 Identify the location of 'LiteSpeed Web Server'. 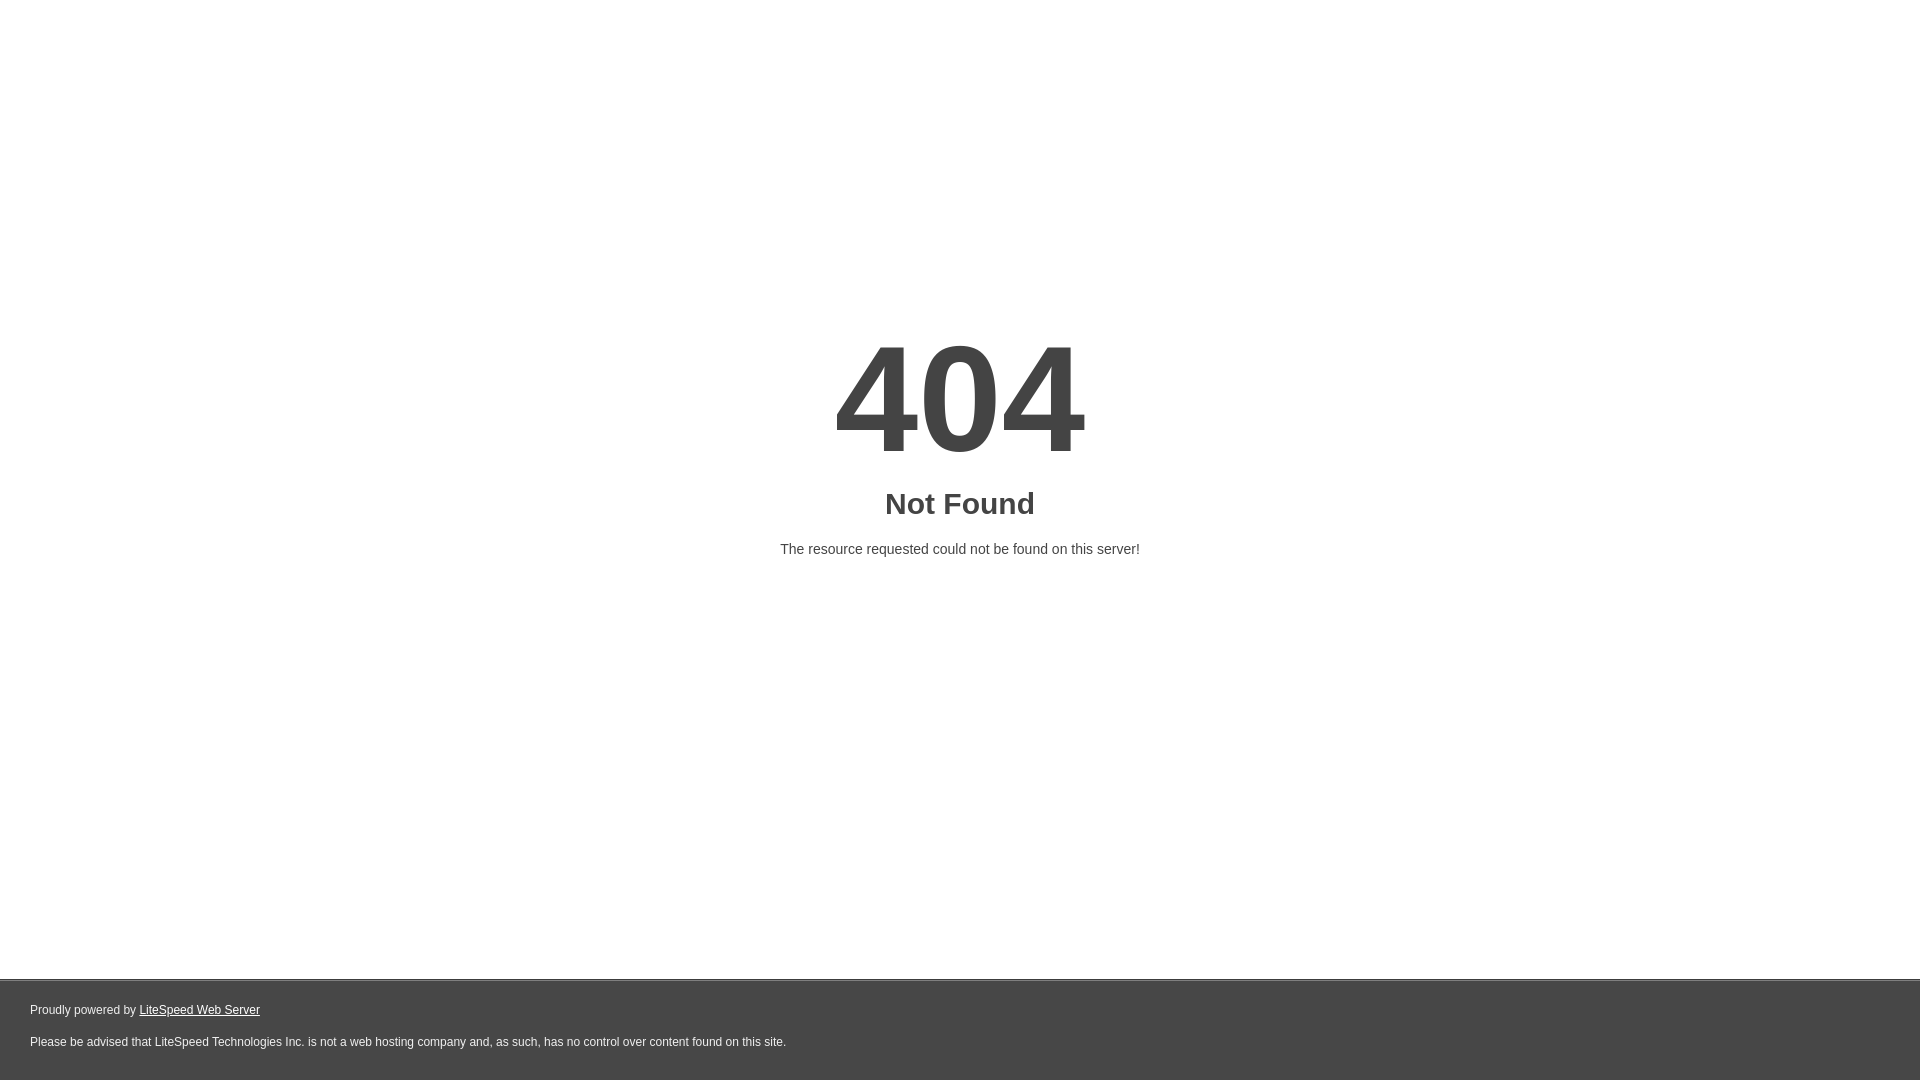
(199, 1010).